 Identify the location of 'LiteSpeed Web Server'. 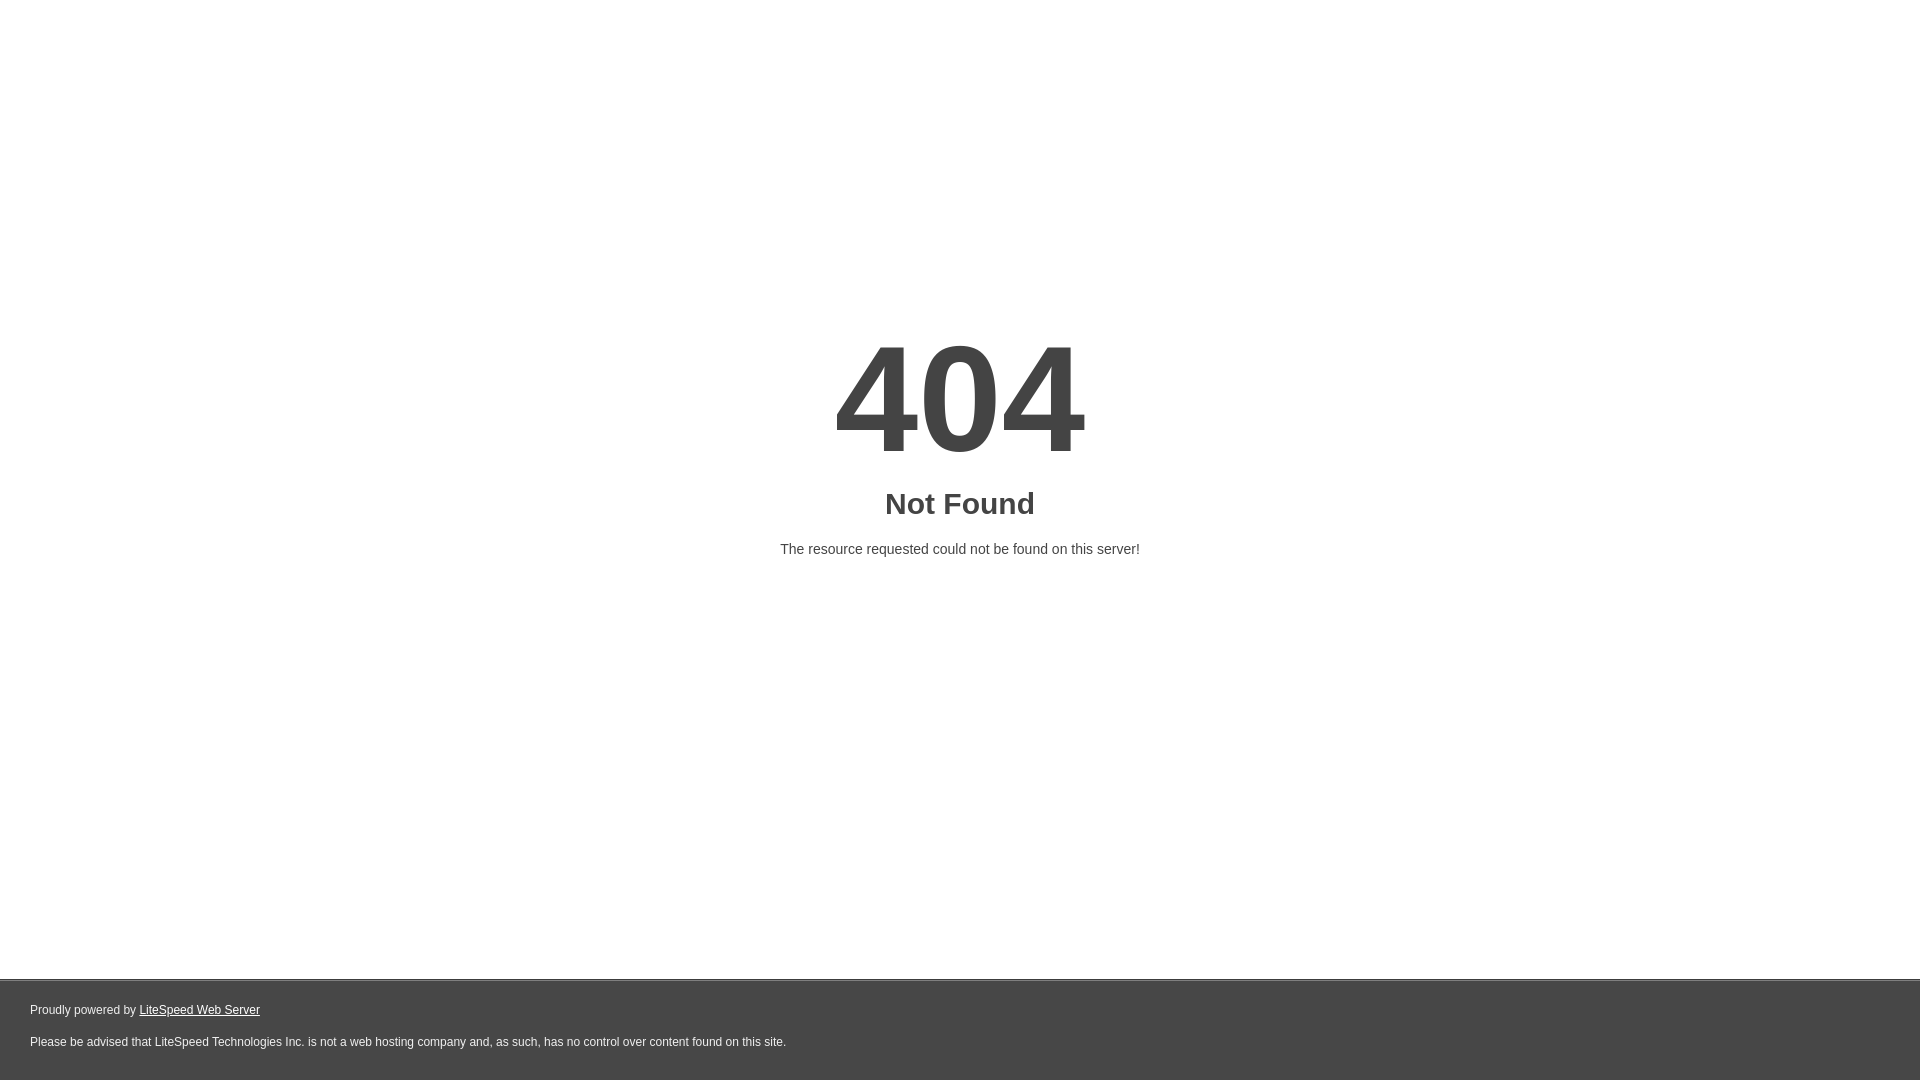
(199, 1010).